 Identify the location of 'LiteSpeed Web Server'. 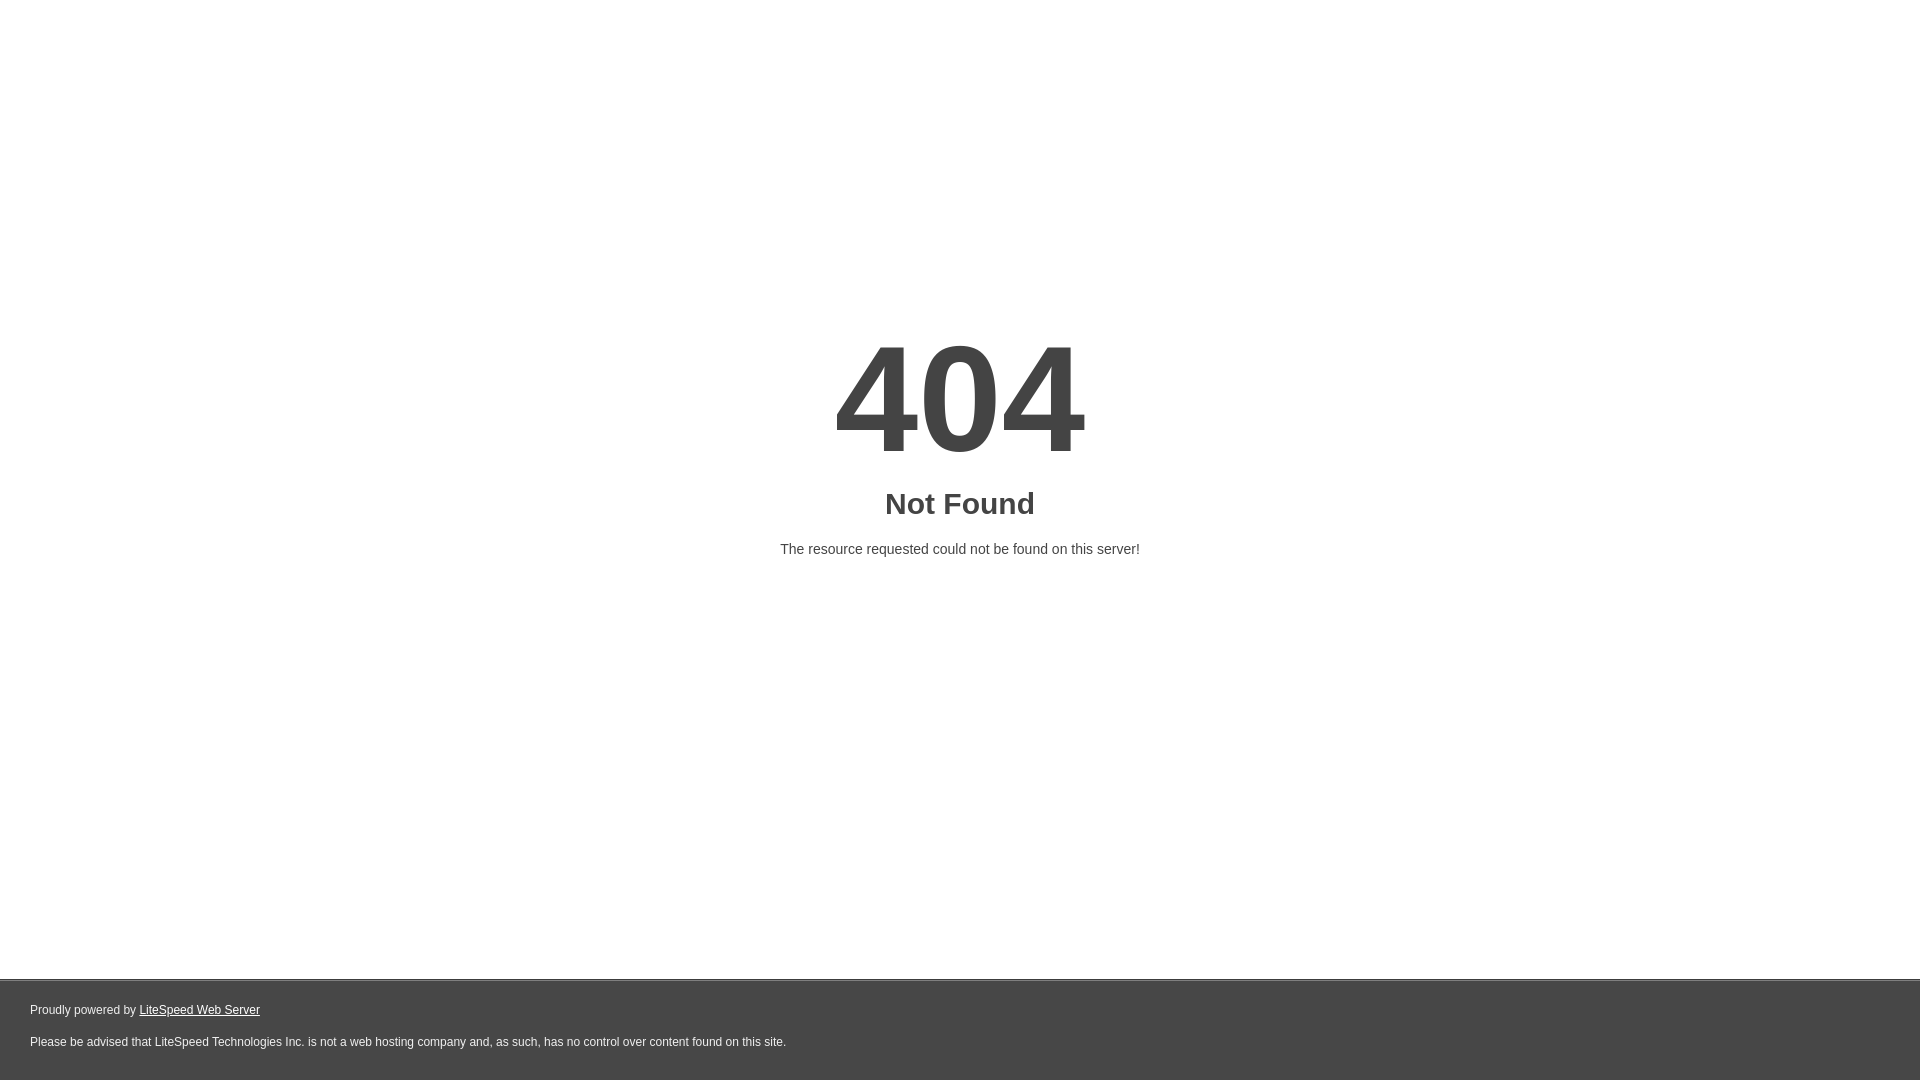
(199, 1010).